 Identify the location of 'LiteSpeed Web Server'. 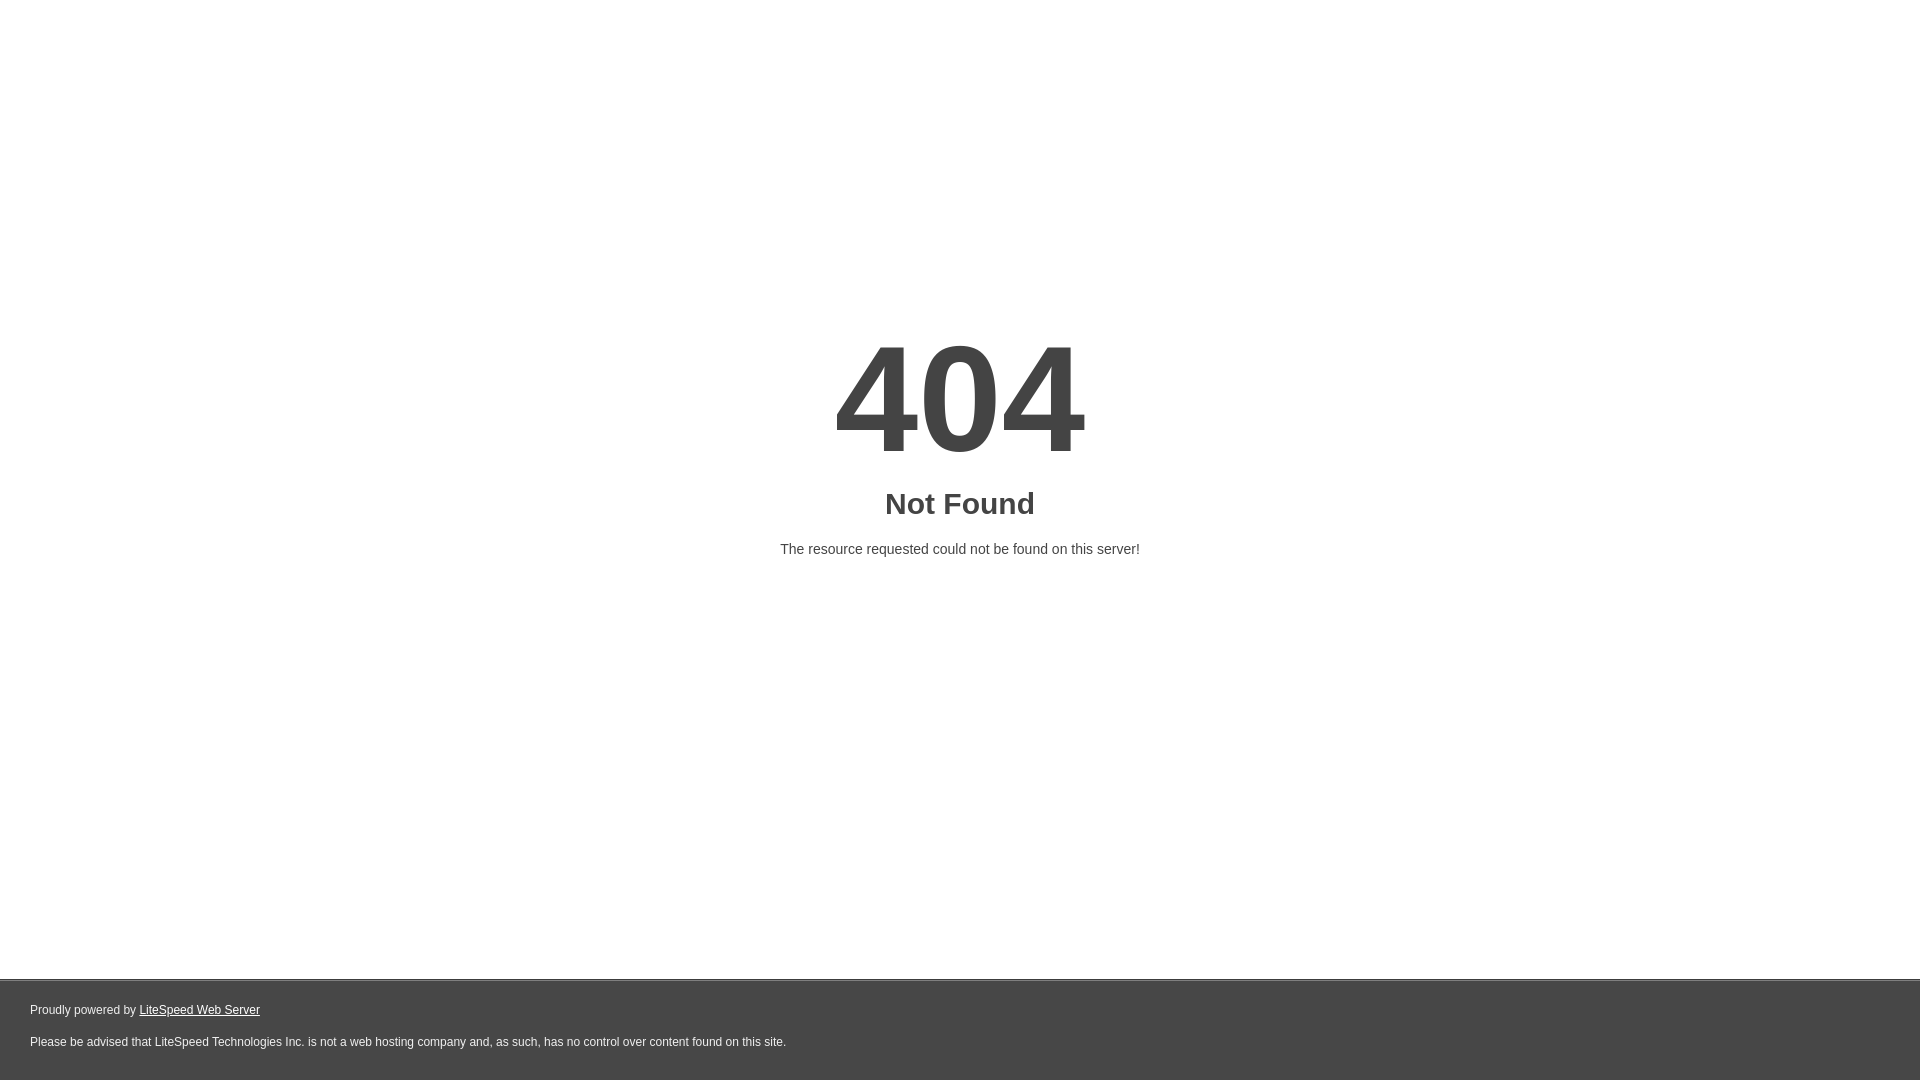
(199, 1010).